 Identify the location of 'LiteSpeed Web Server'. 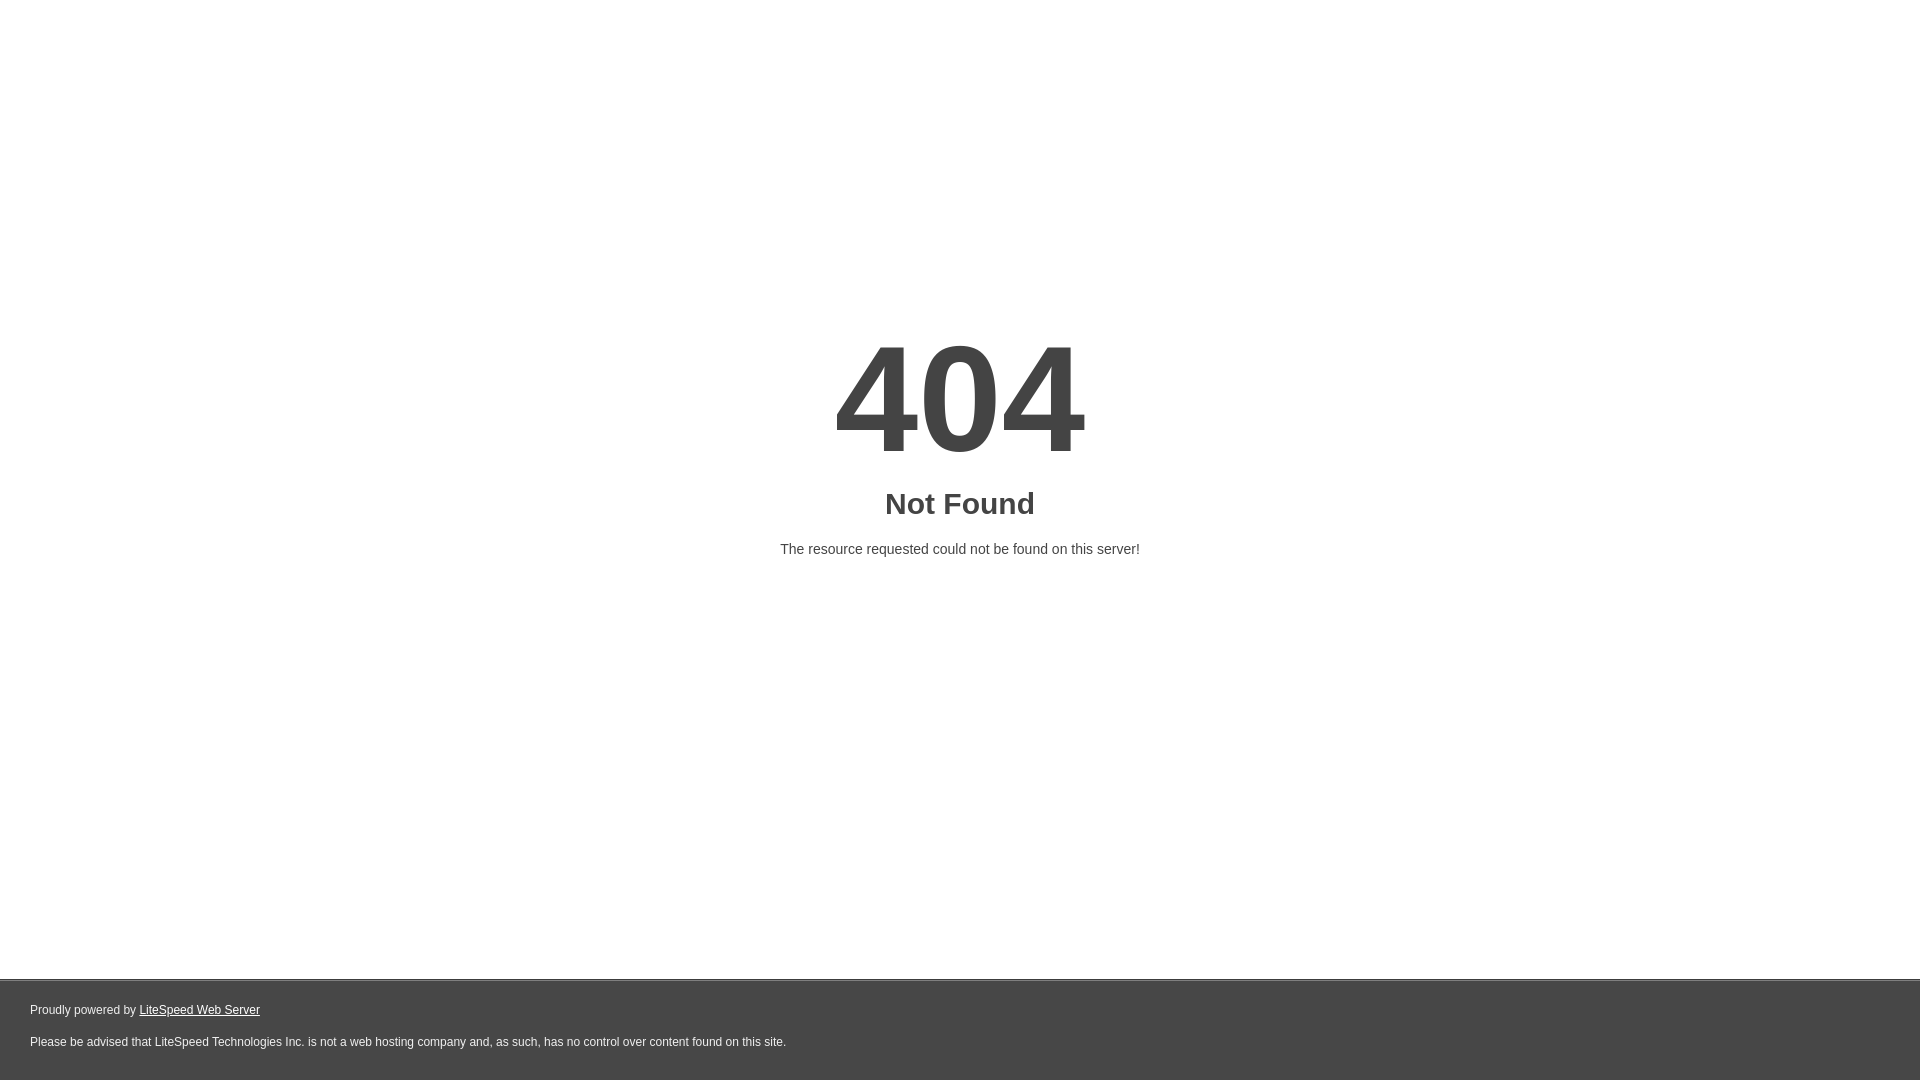
(199, 1010).